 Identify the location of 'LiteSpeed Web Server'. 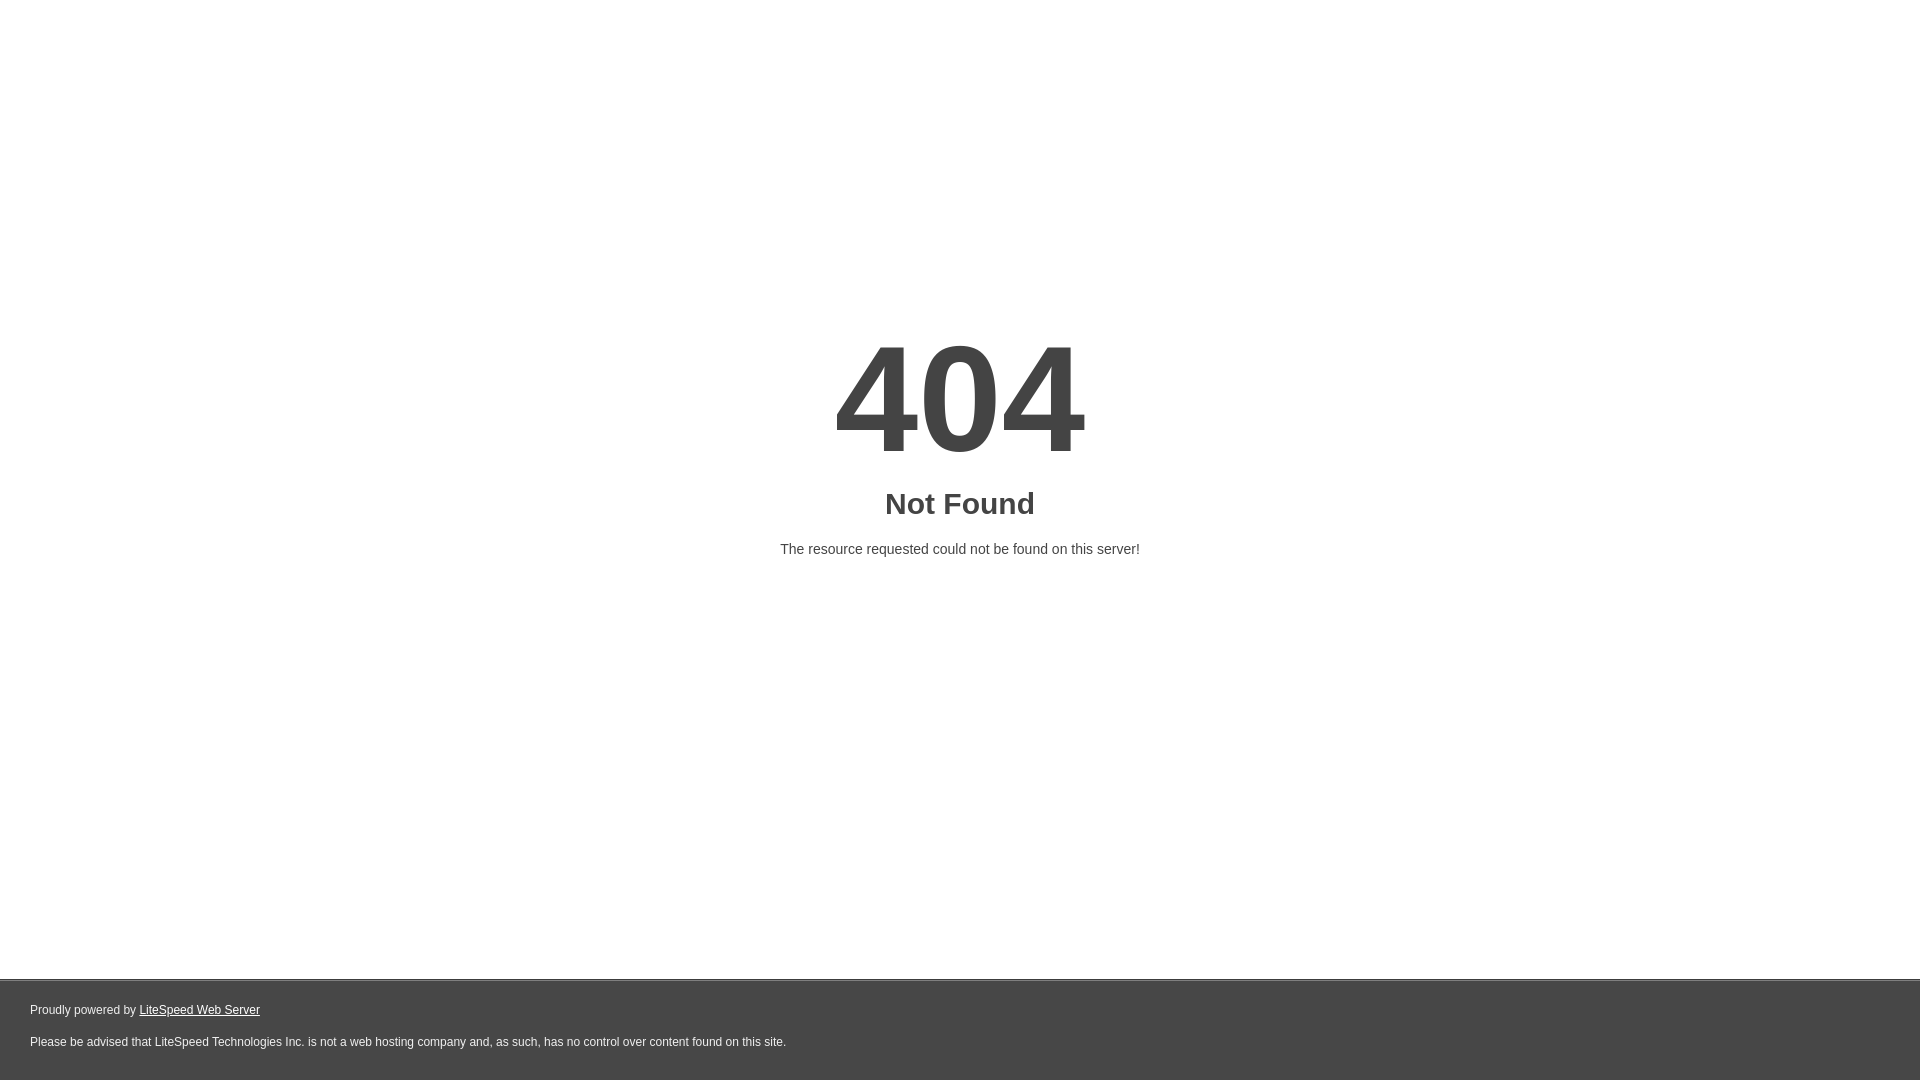
(199, 1010).